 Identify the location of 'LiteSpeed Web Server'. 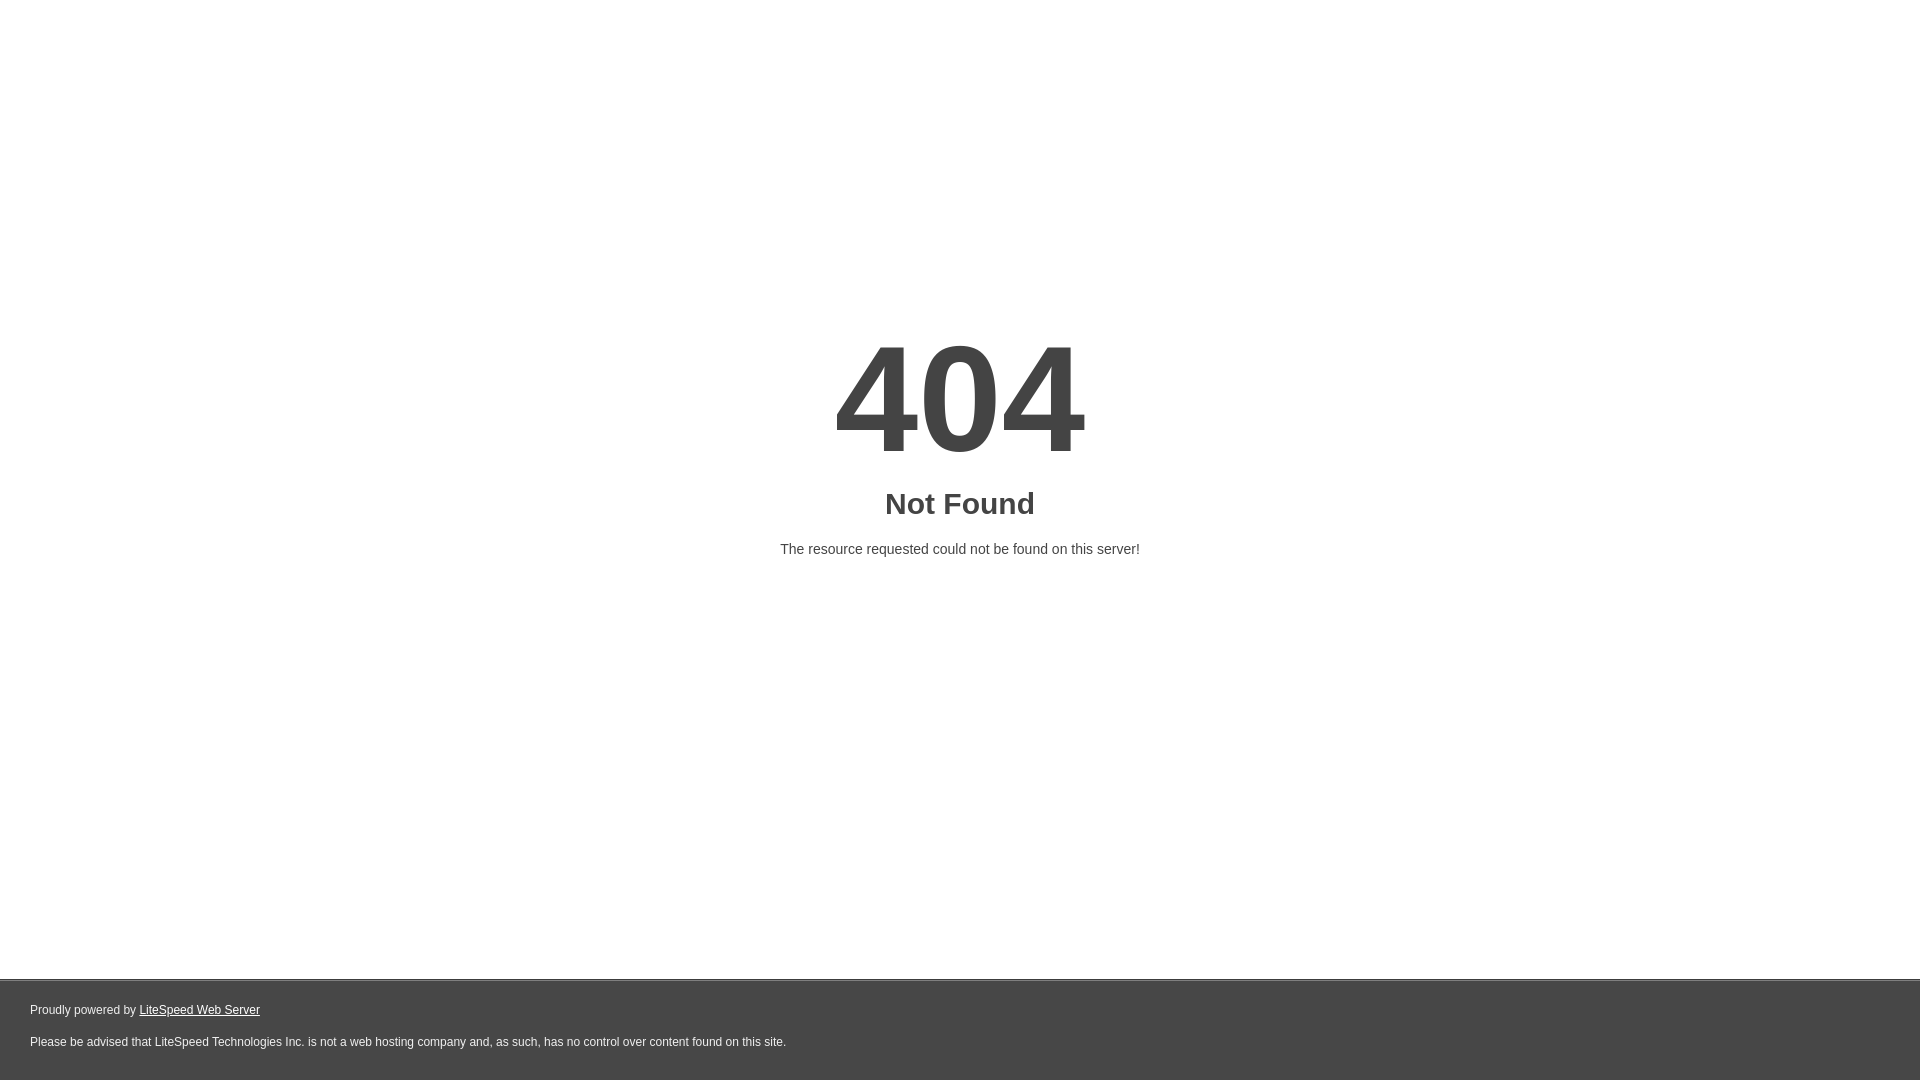
(199, 1010).